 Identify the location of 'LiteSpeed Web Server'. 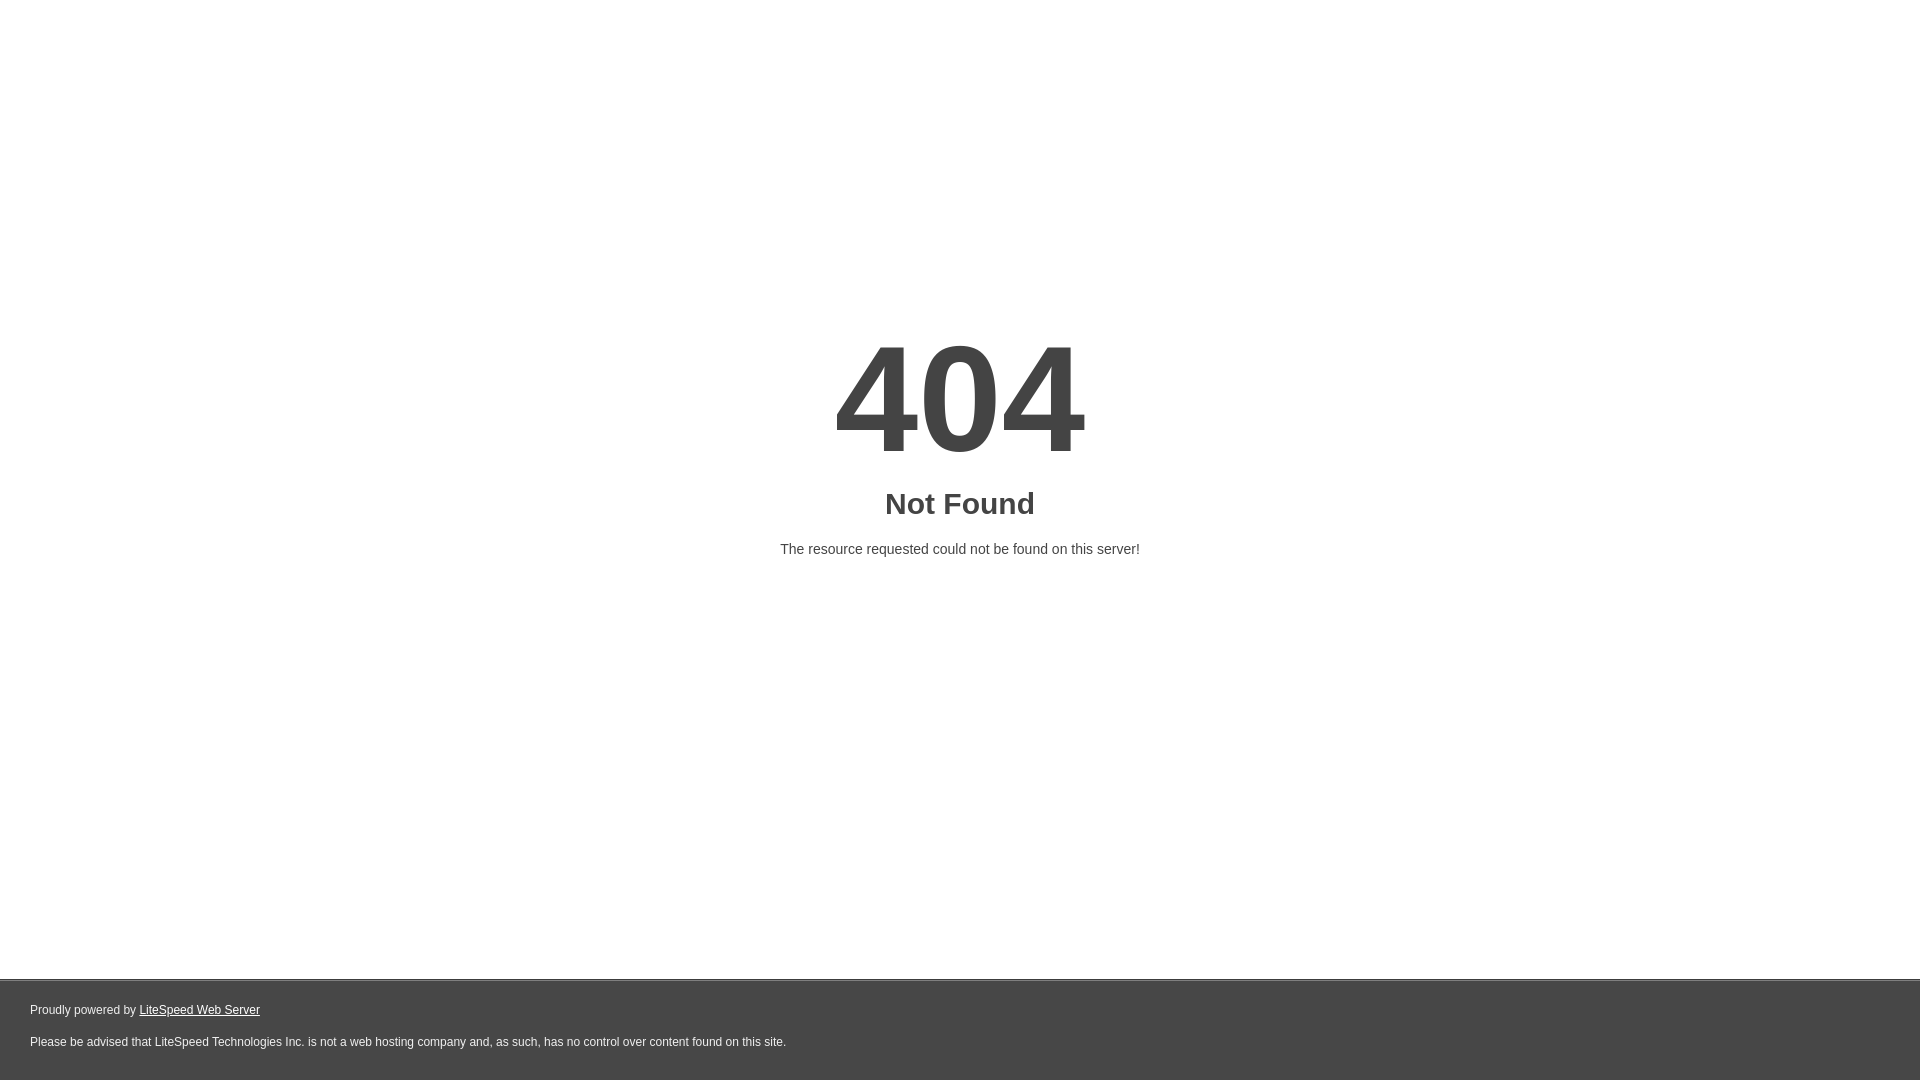
(199, 1010).